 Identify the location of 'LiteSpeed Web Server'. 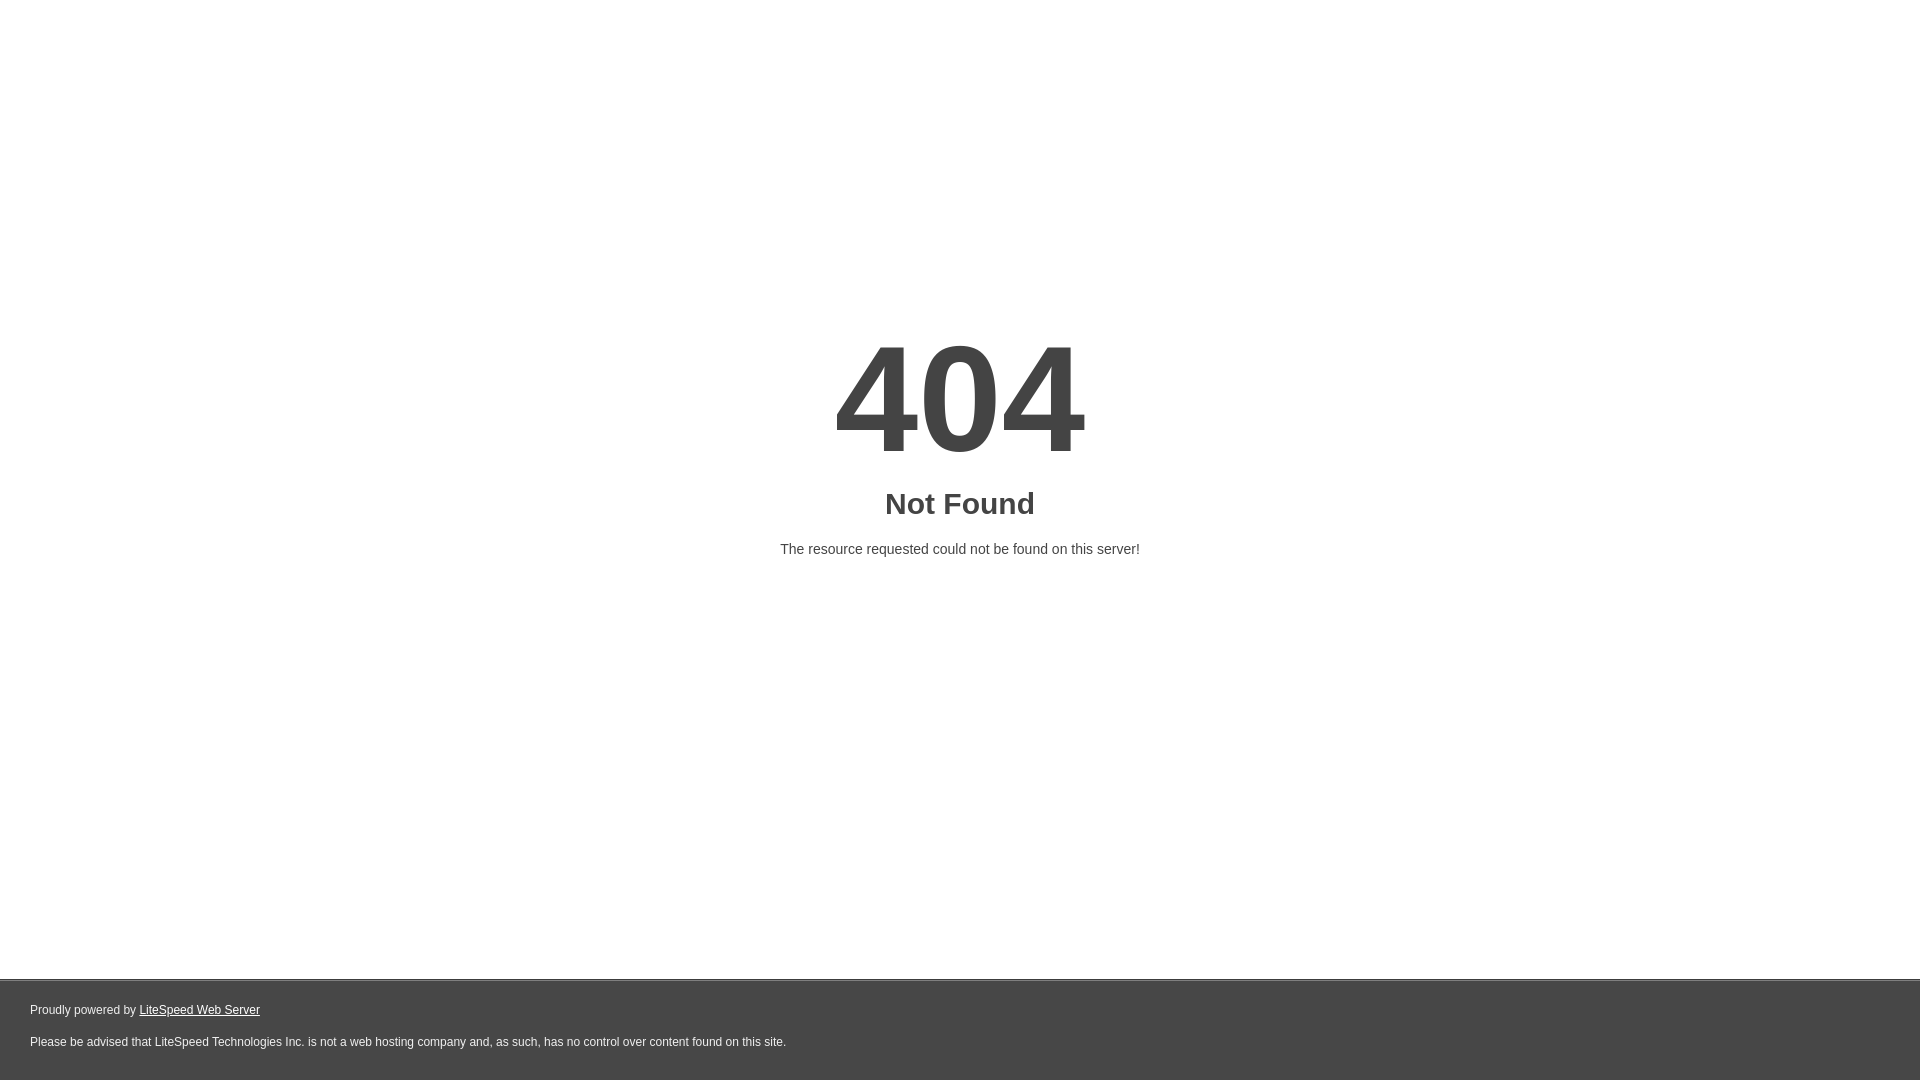
(199, 1010).